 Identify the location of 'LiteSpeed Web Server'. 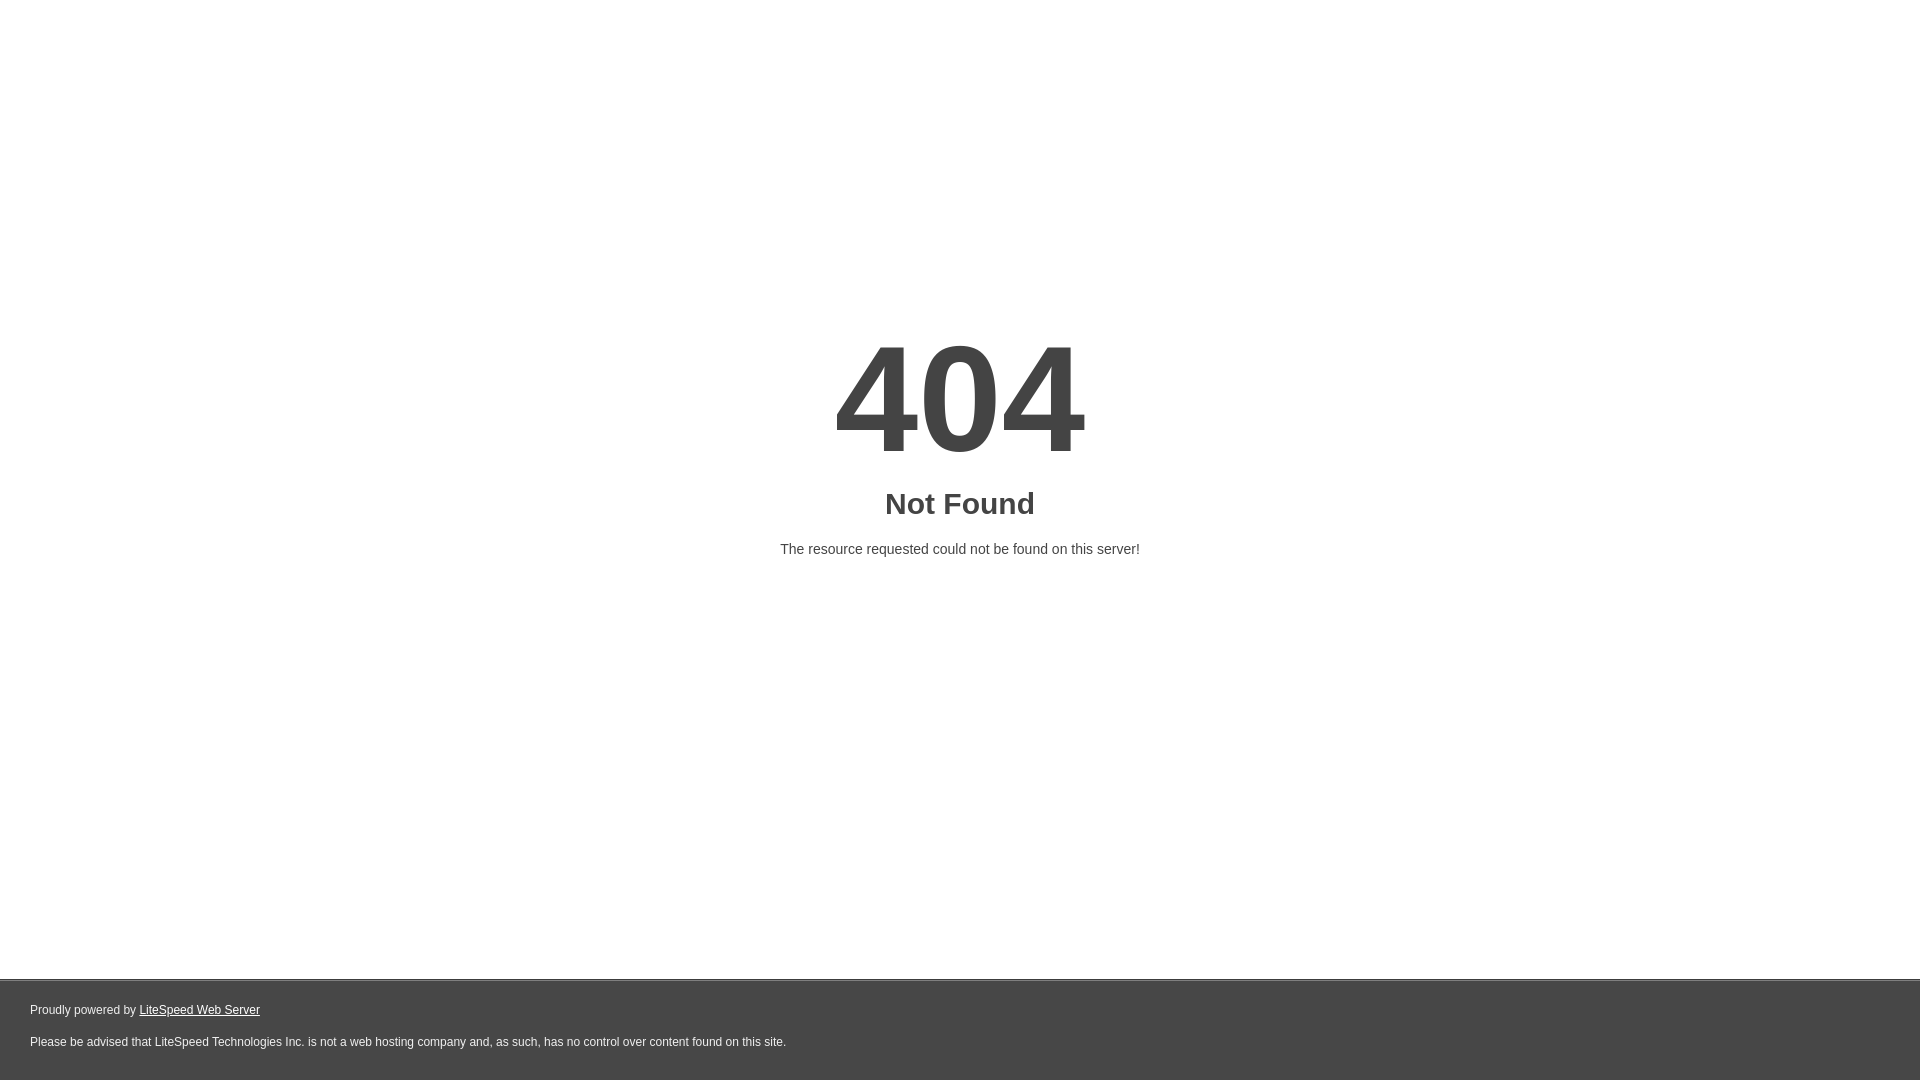
(199, 1010).